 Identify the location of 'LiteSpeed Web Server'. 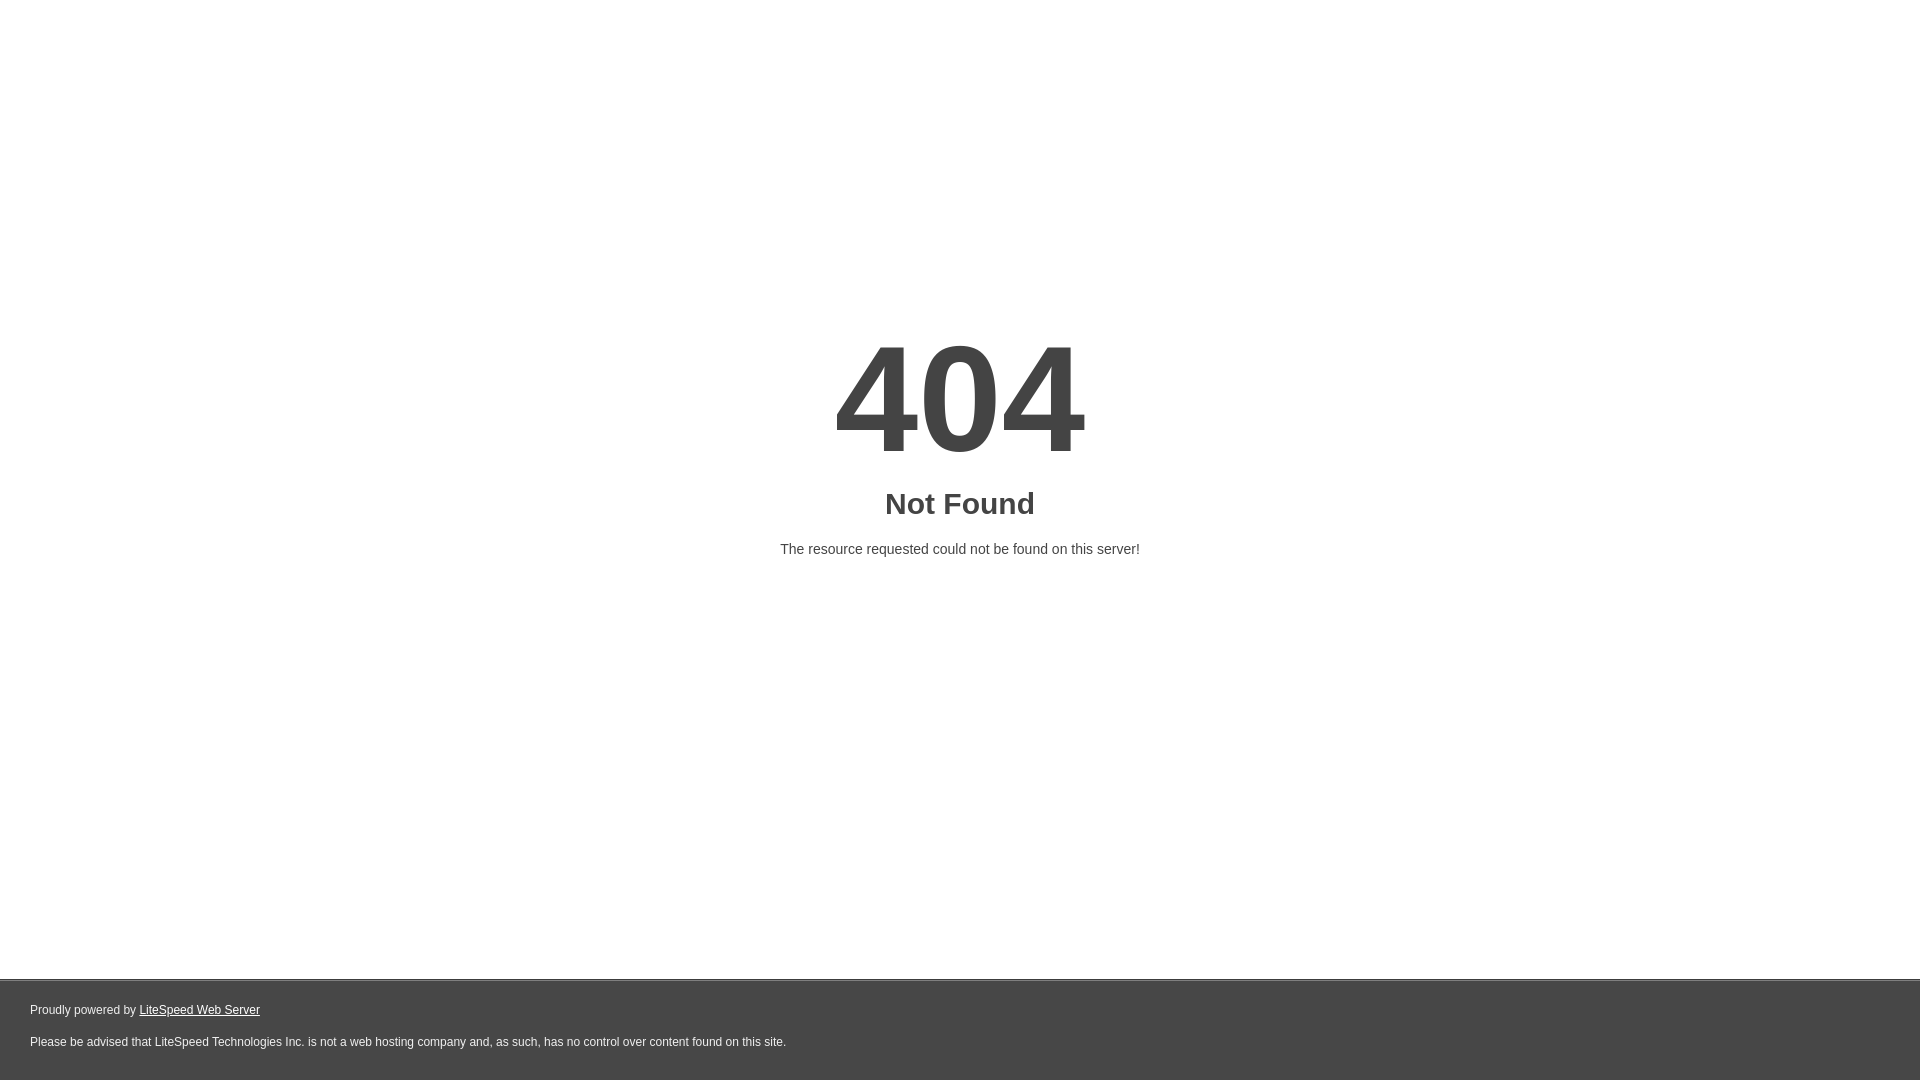
(199, 1010).